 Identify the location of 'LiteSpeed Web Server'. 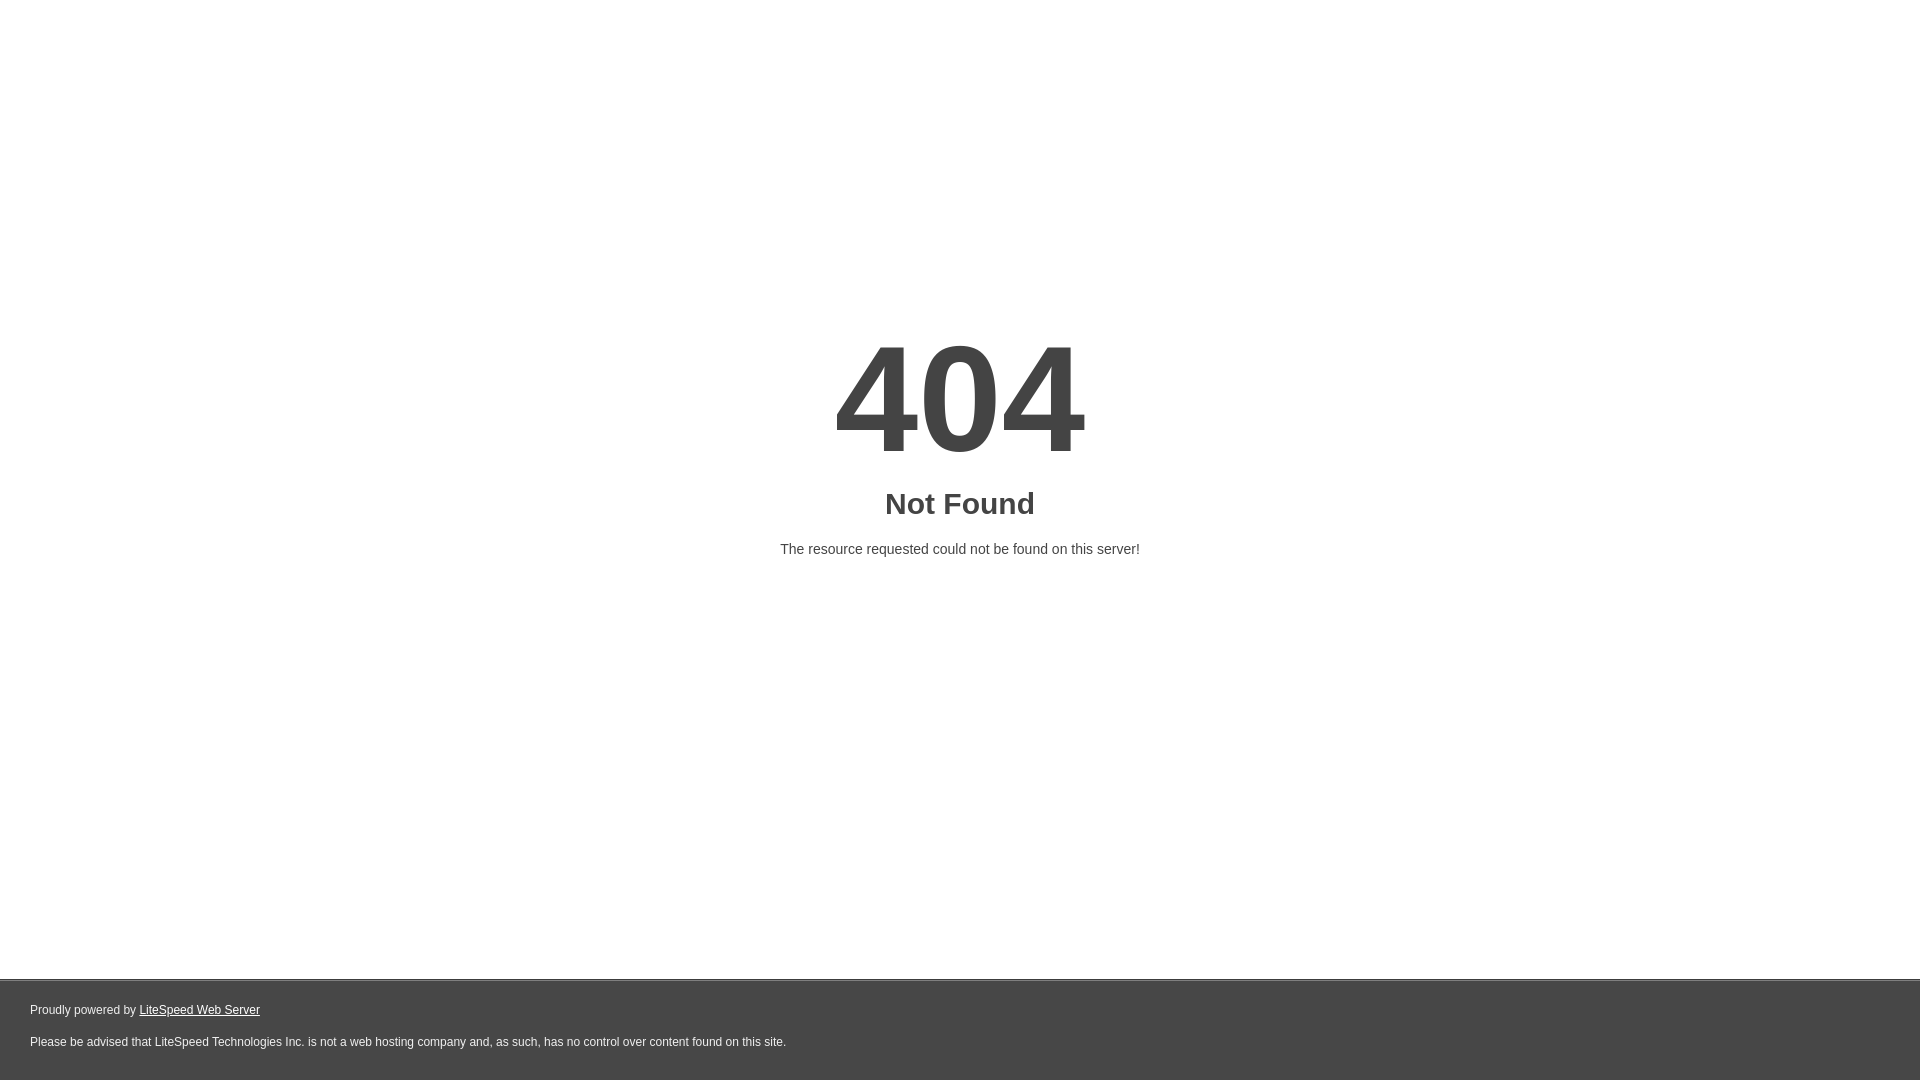
(199, 1010).